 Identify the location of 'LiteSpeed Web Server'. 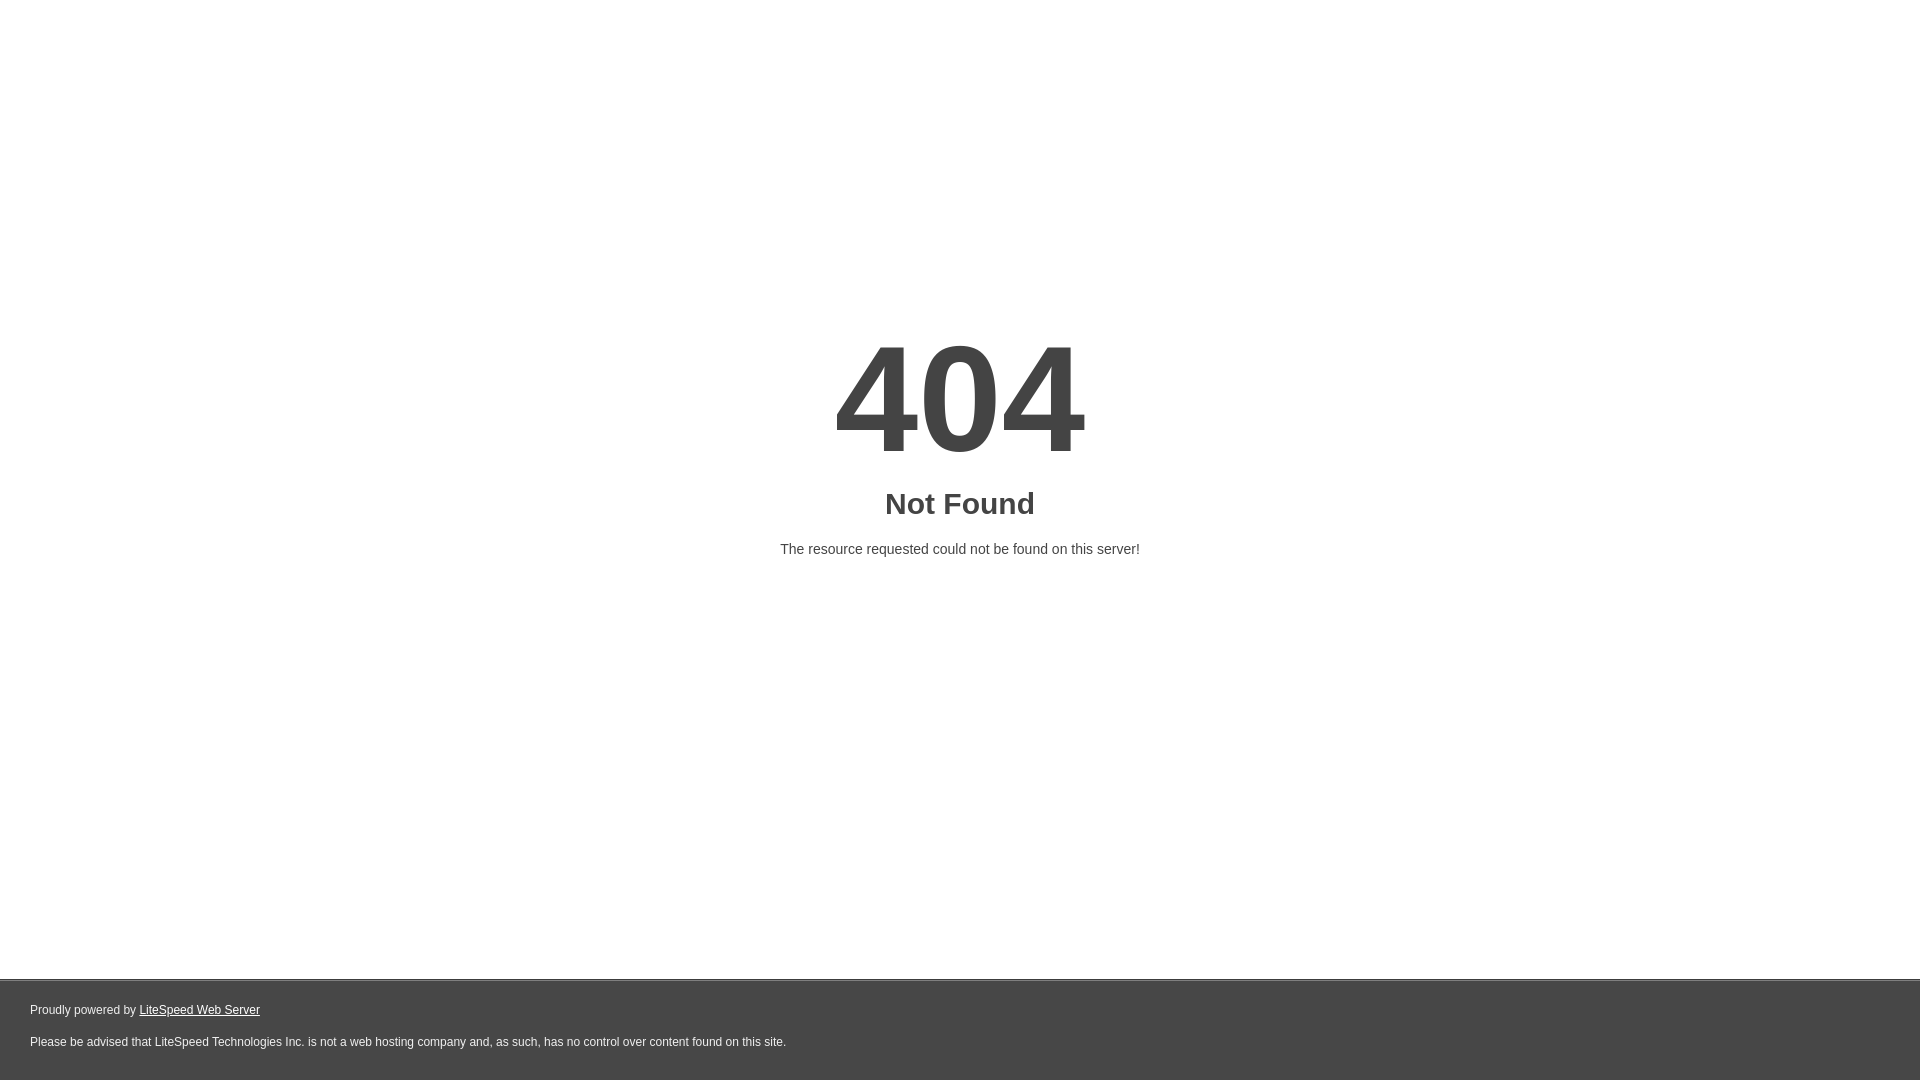
(199, 1010).